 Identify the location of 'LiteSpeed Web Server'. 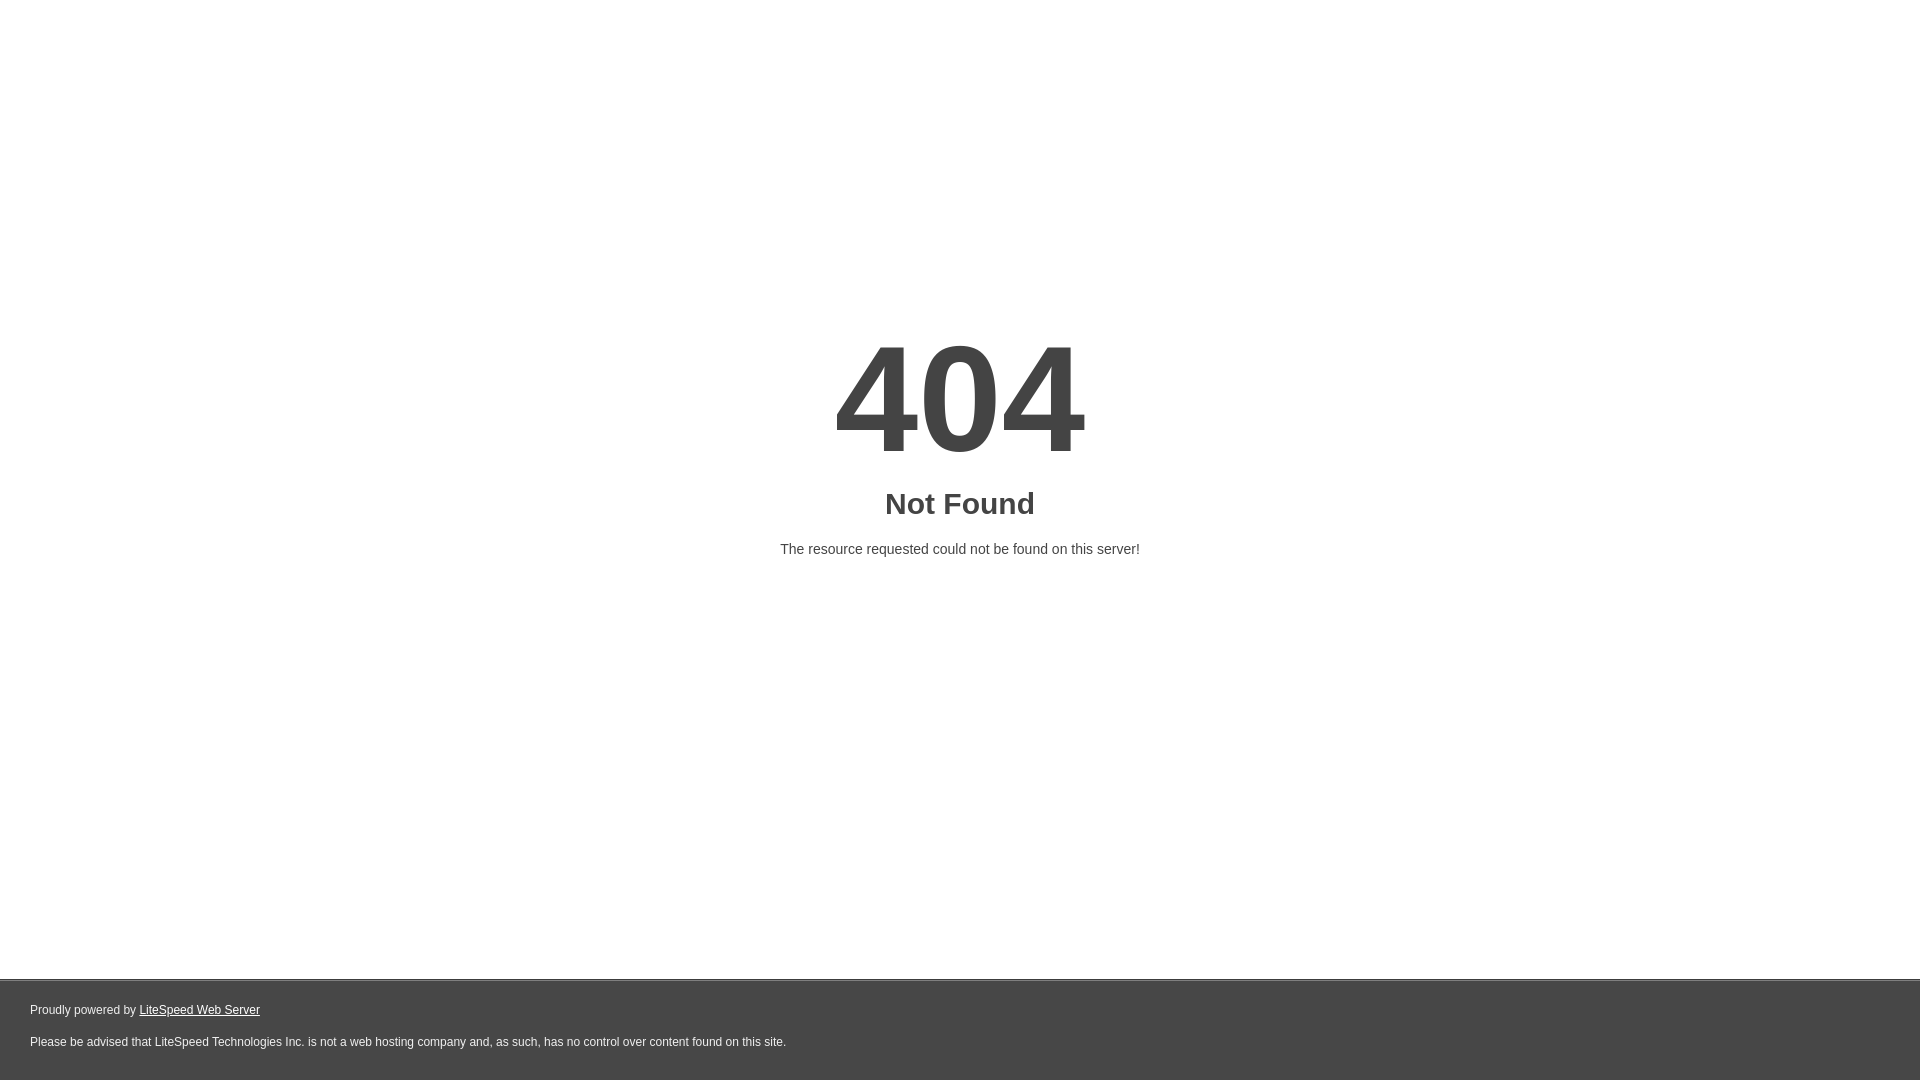
(199, 1010).